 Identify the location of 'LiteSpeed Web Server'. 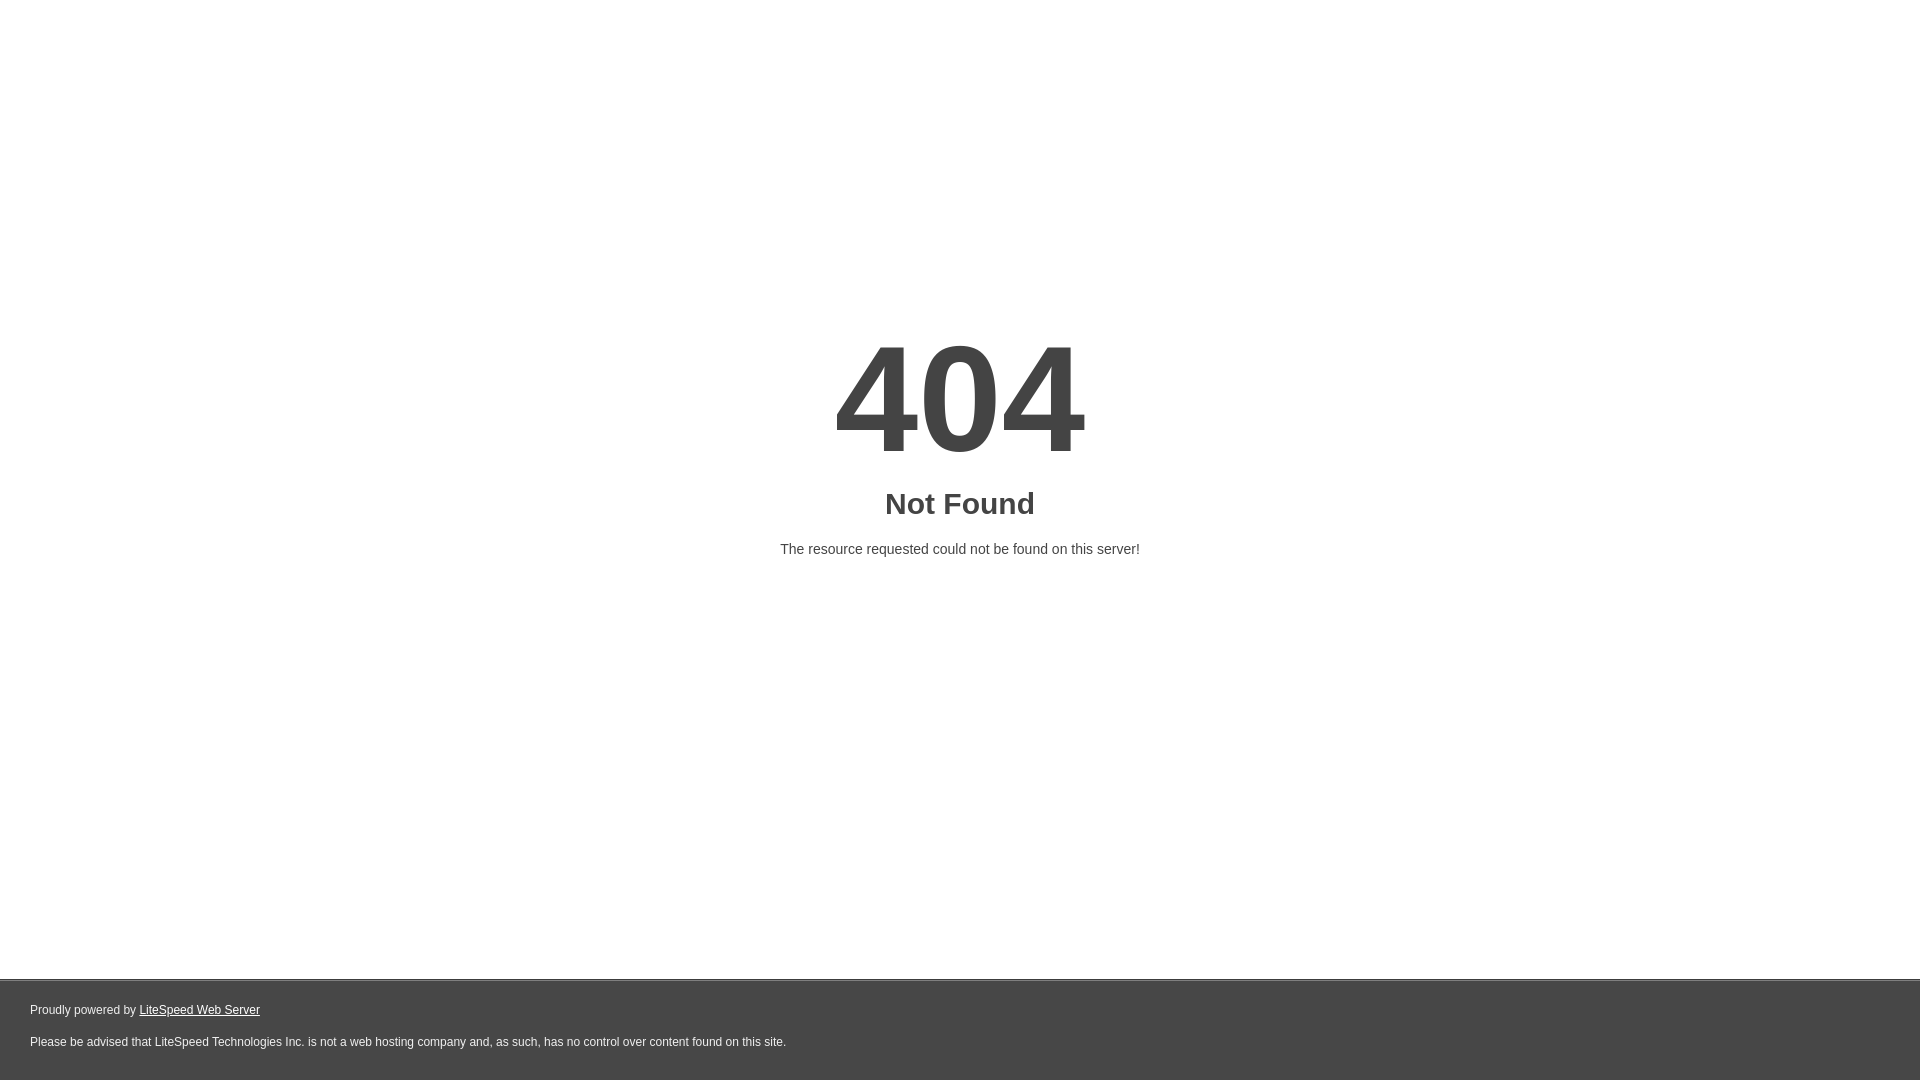
(199, 1010).